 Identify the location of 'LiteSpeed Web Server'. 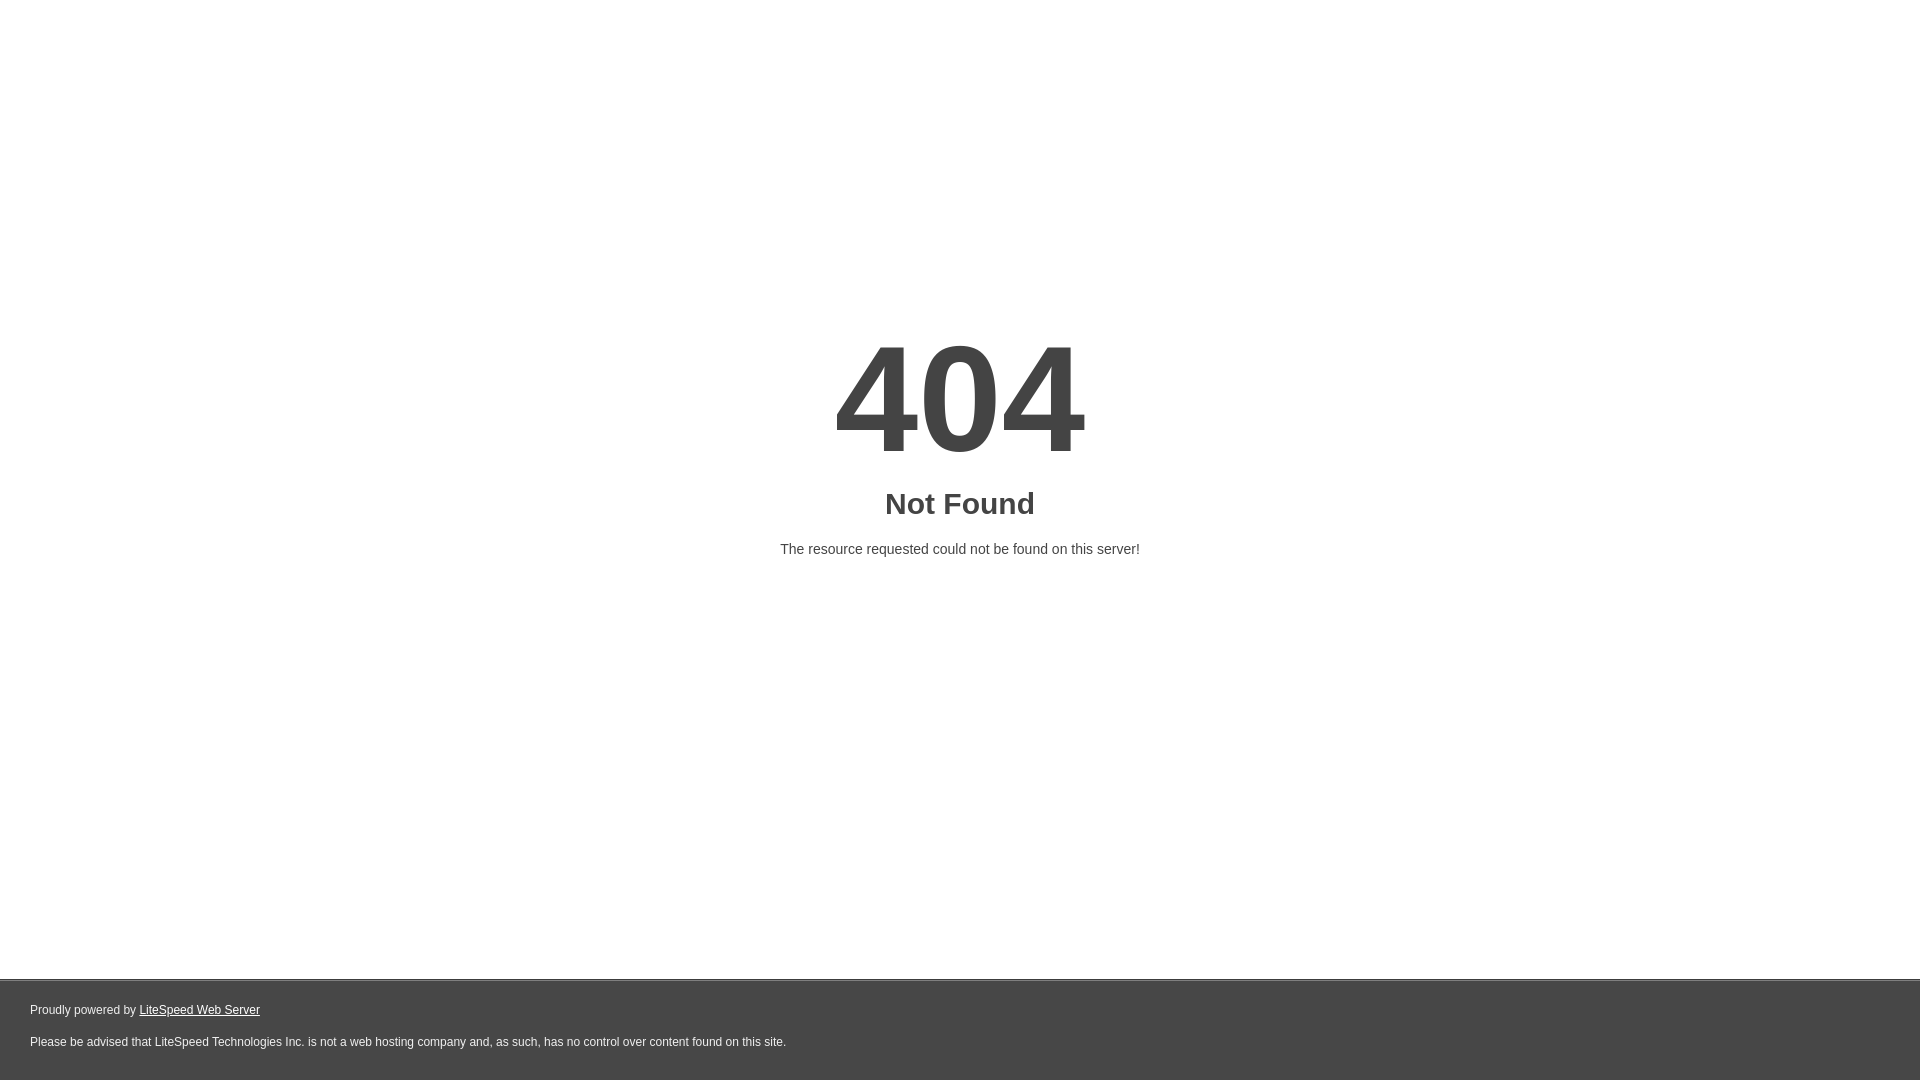
(199, 1010).